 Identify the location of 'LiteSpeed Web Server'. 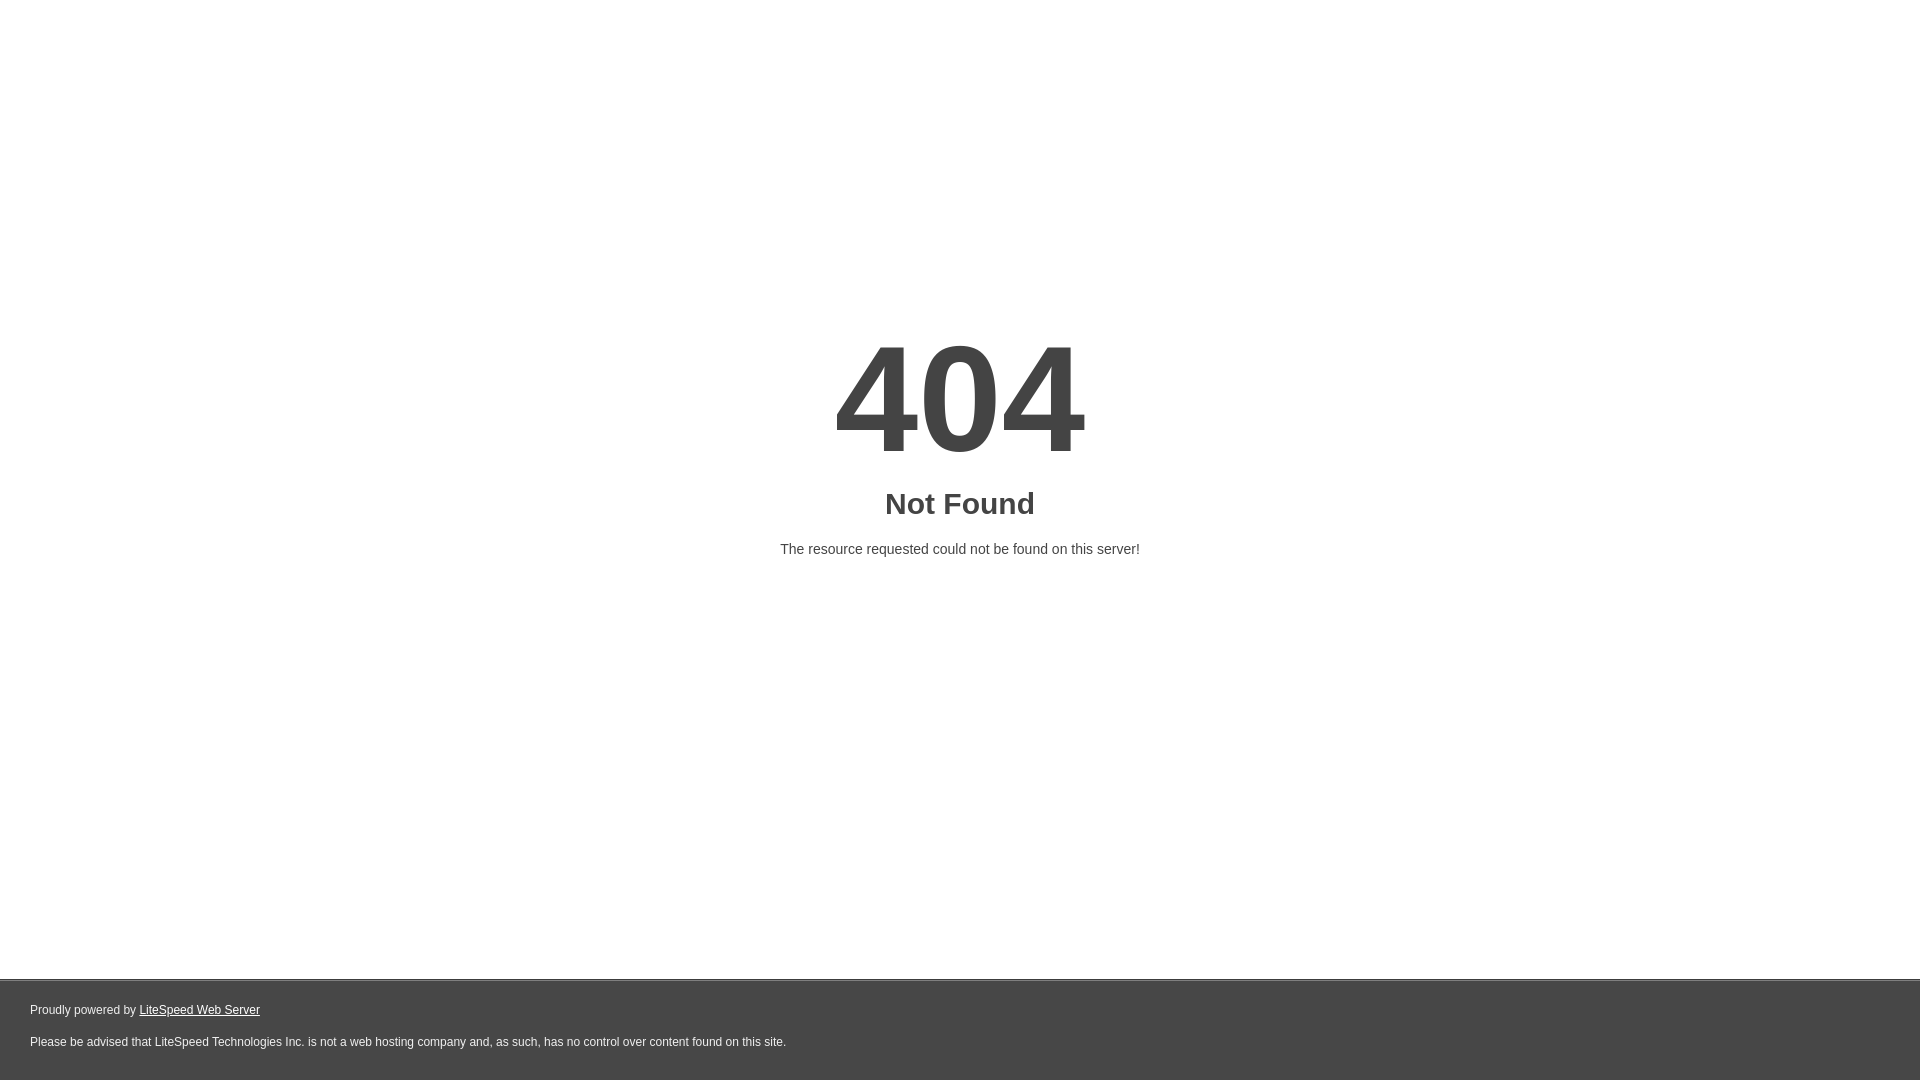
(199, 1010).